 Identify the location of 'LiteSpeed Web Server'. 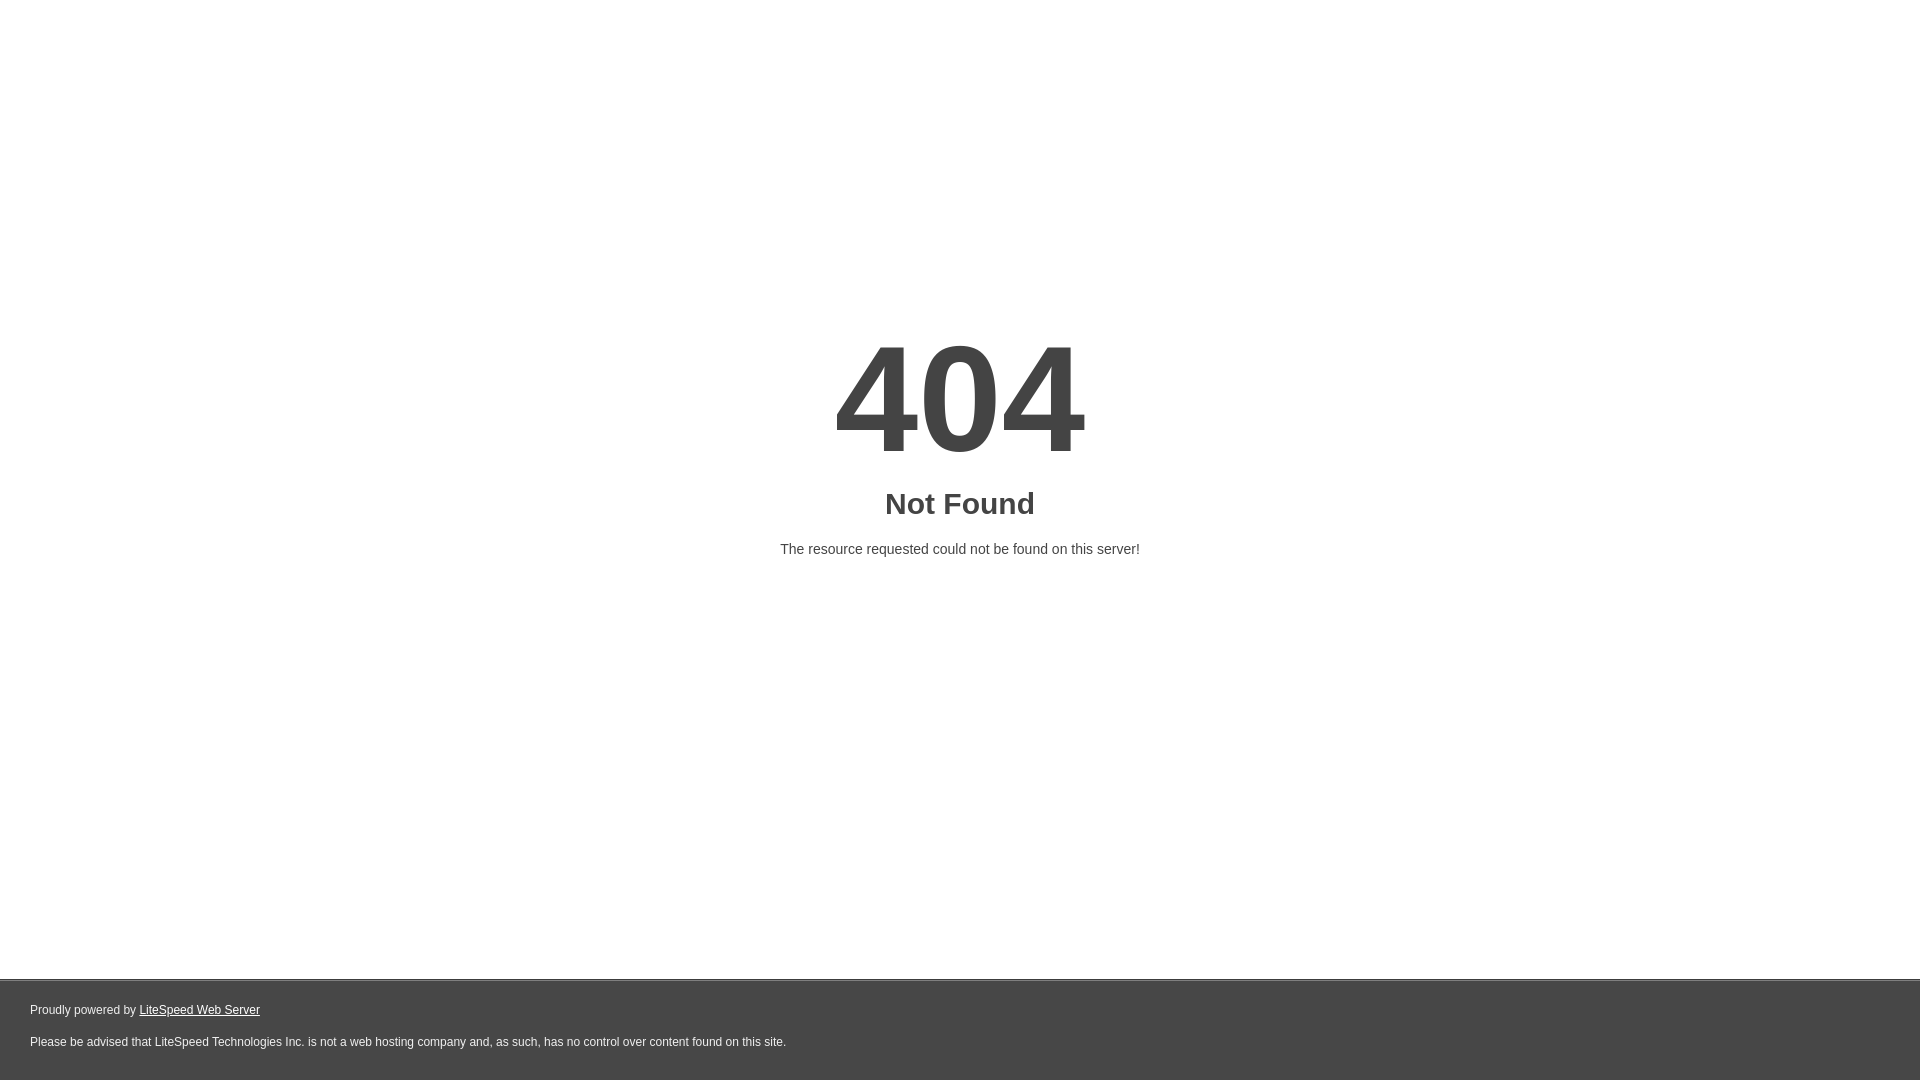
(199, 1010).